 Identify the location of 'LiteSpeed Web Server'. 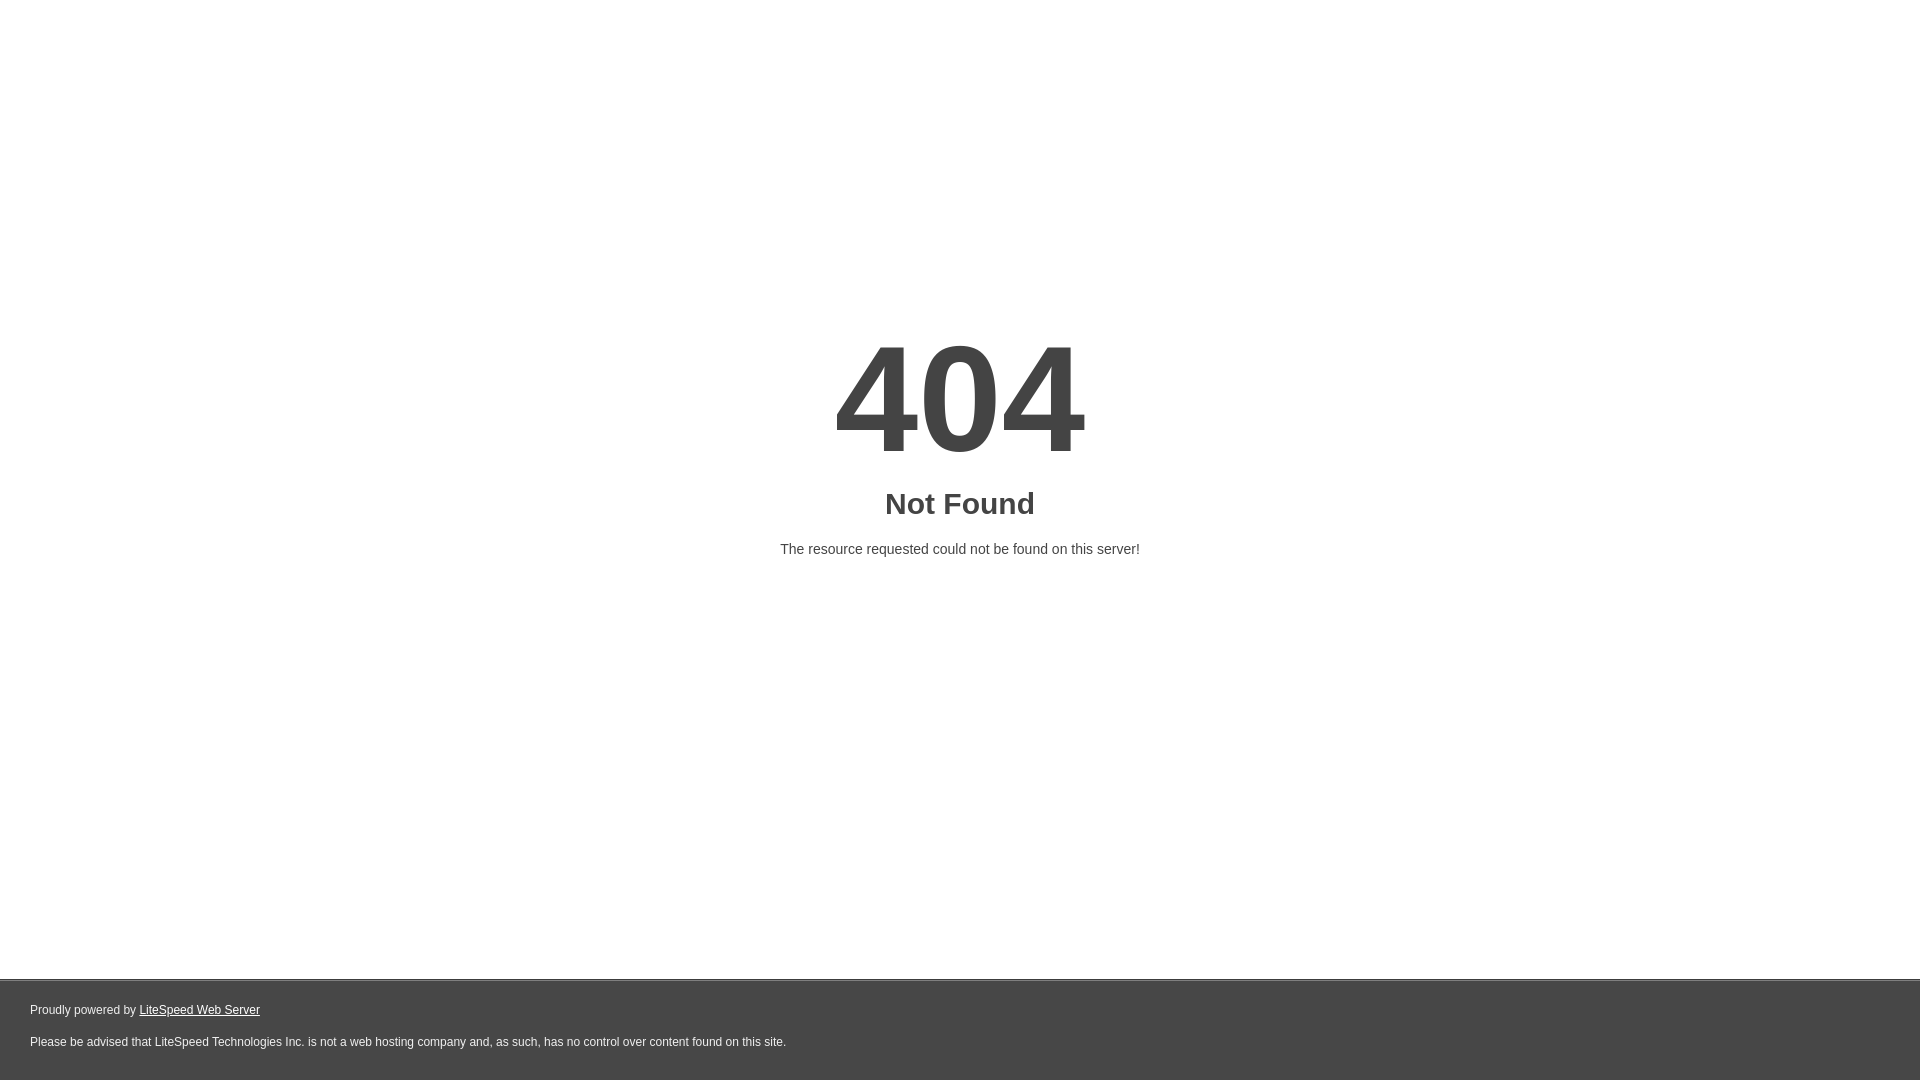
(199, 1010).